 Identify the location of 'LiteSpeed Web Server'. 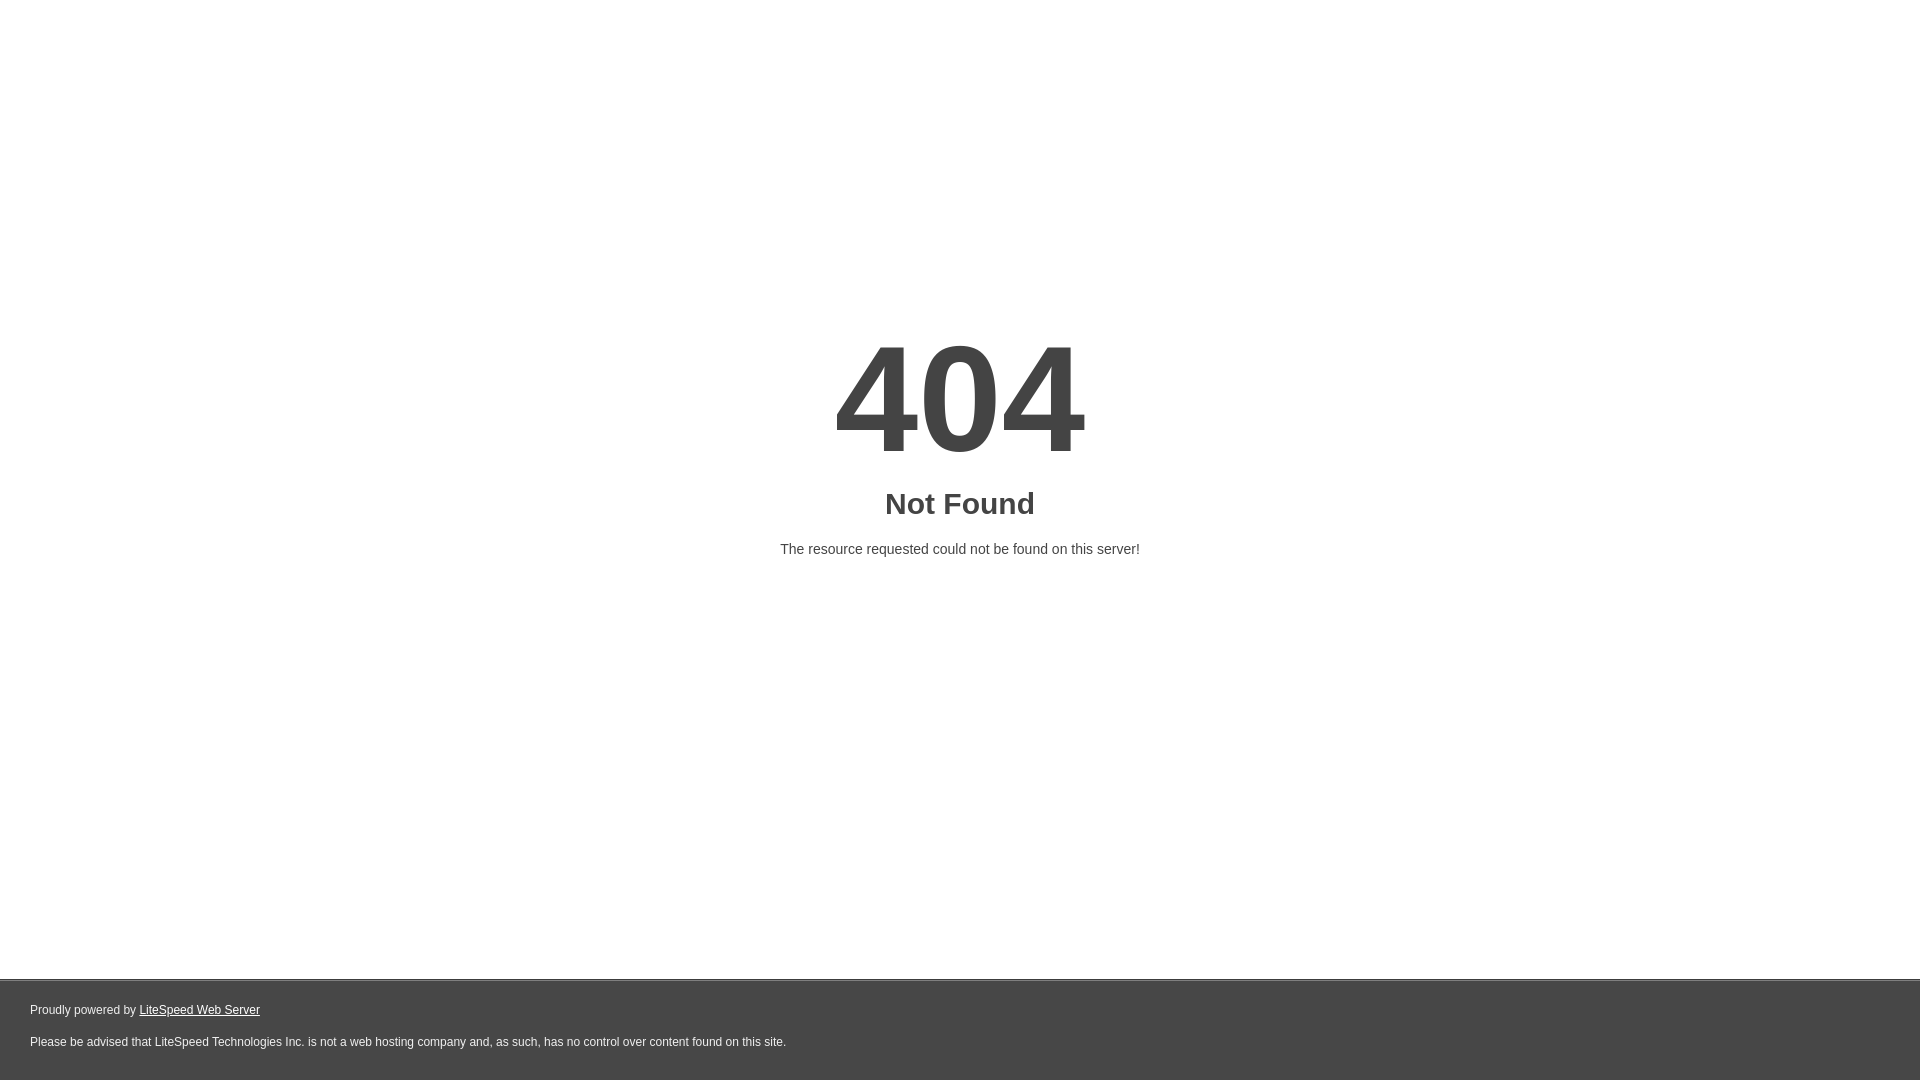
(199, 1010).